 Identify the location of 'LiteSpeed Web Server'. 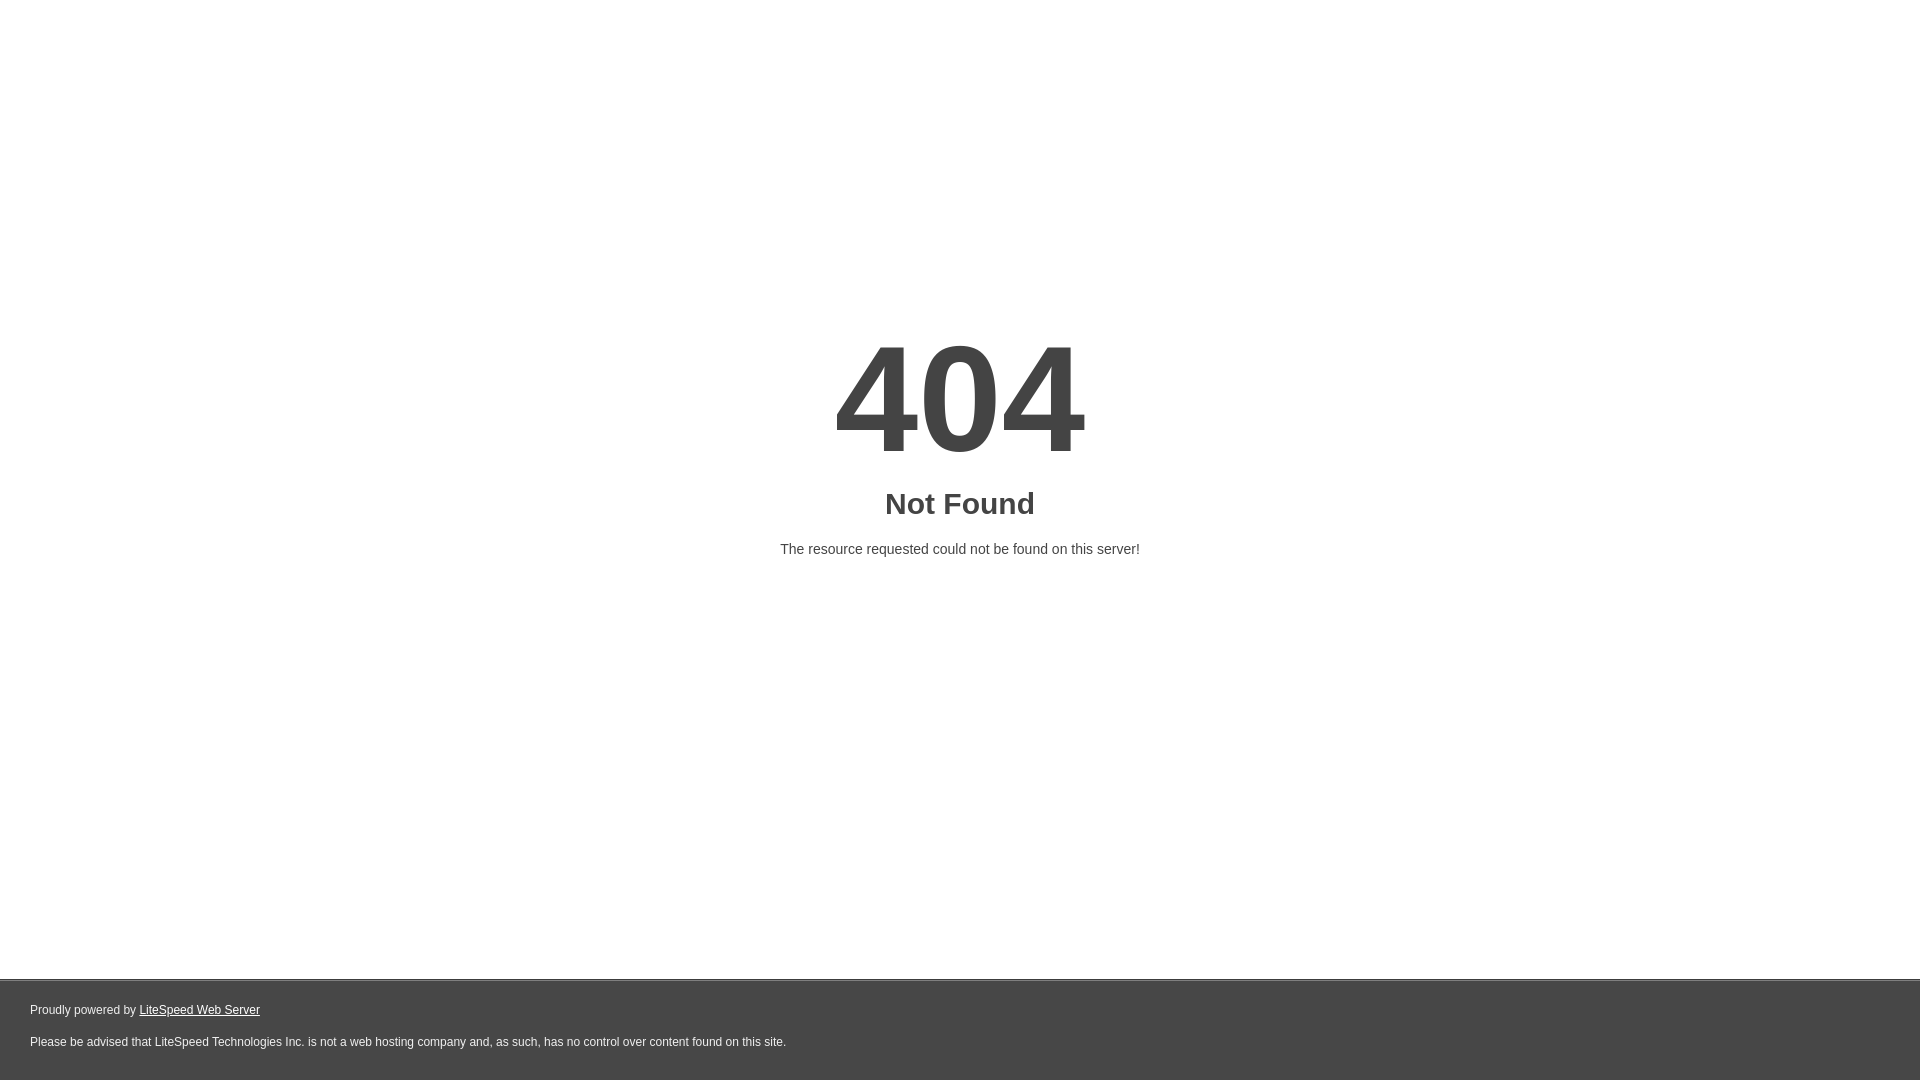
(199, 1010).